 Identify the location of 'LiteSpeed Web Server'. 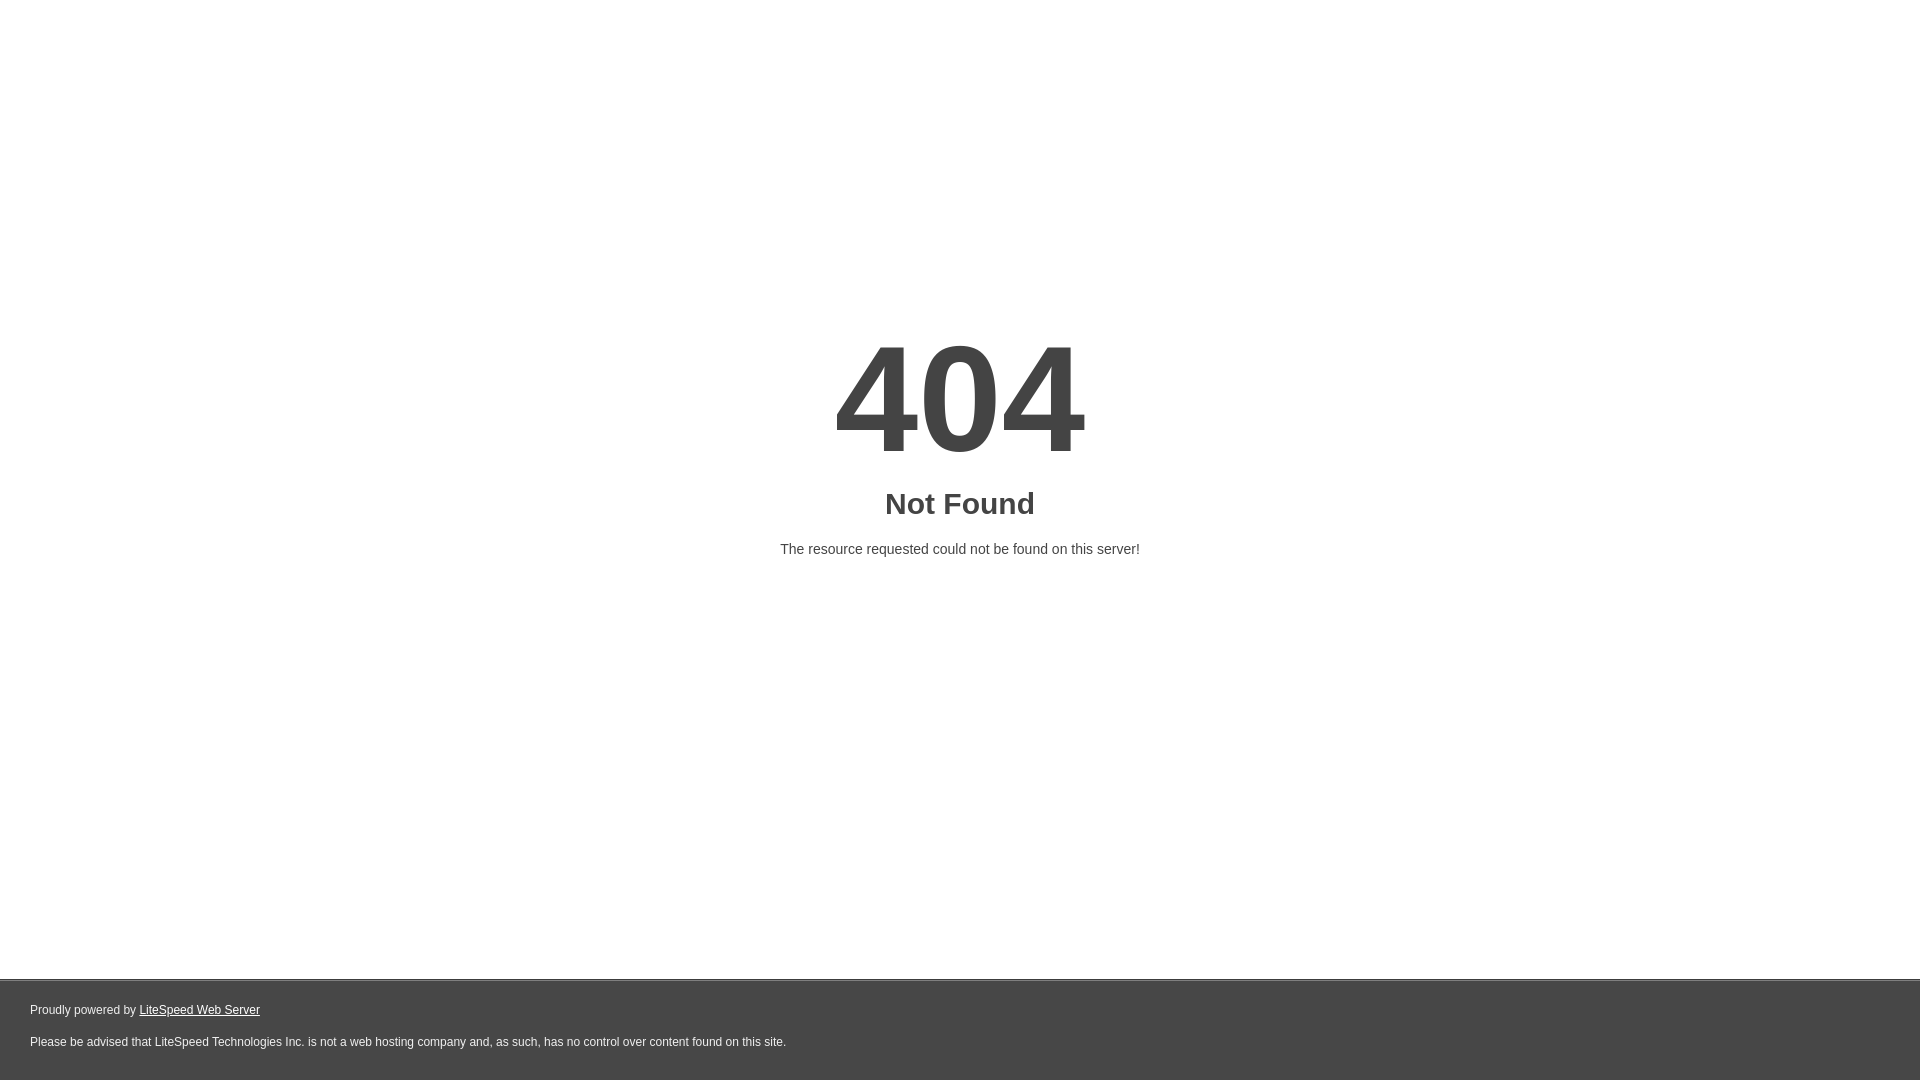
(199, 1010).